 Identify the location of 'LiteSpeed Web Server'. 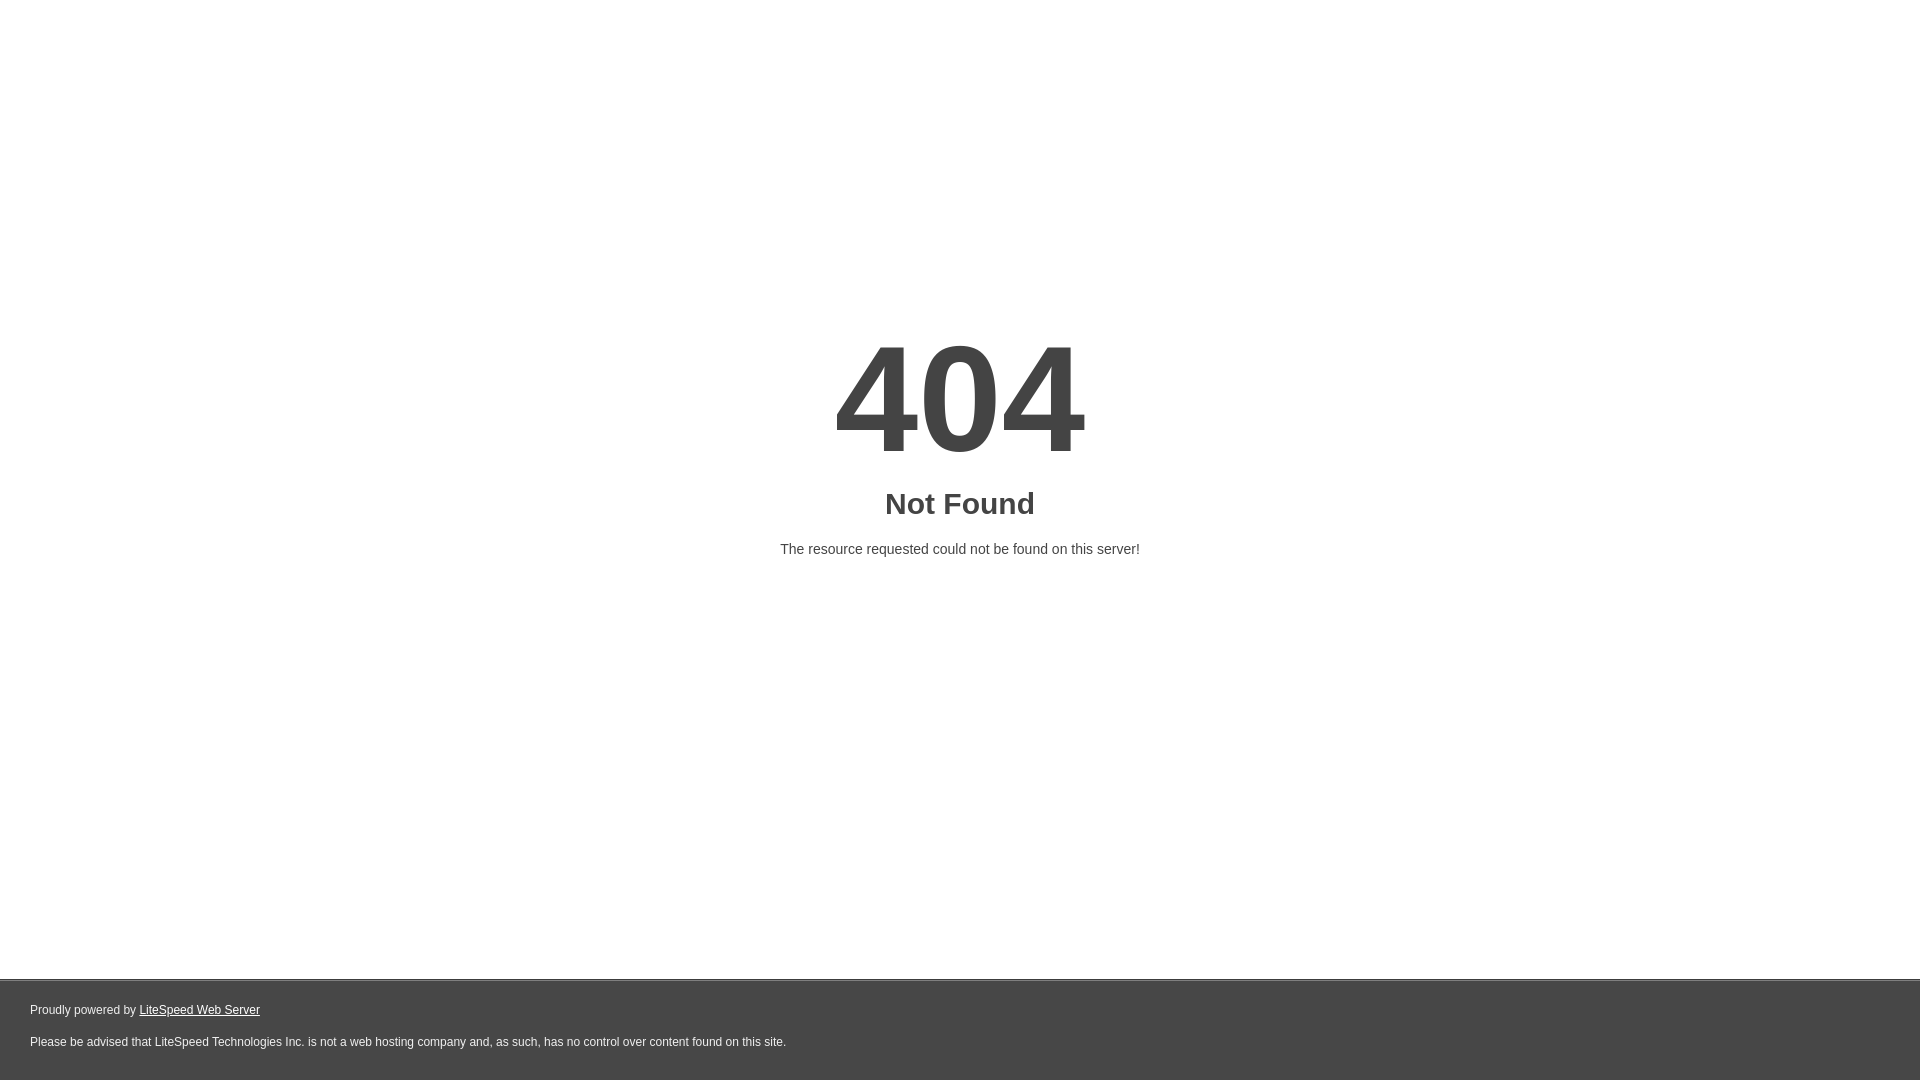
(199, 1010).